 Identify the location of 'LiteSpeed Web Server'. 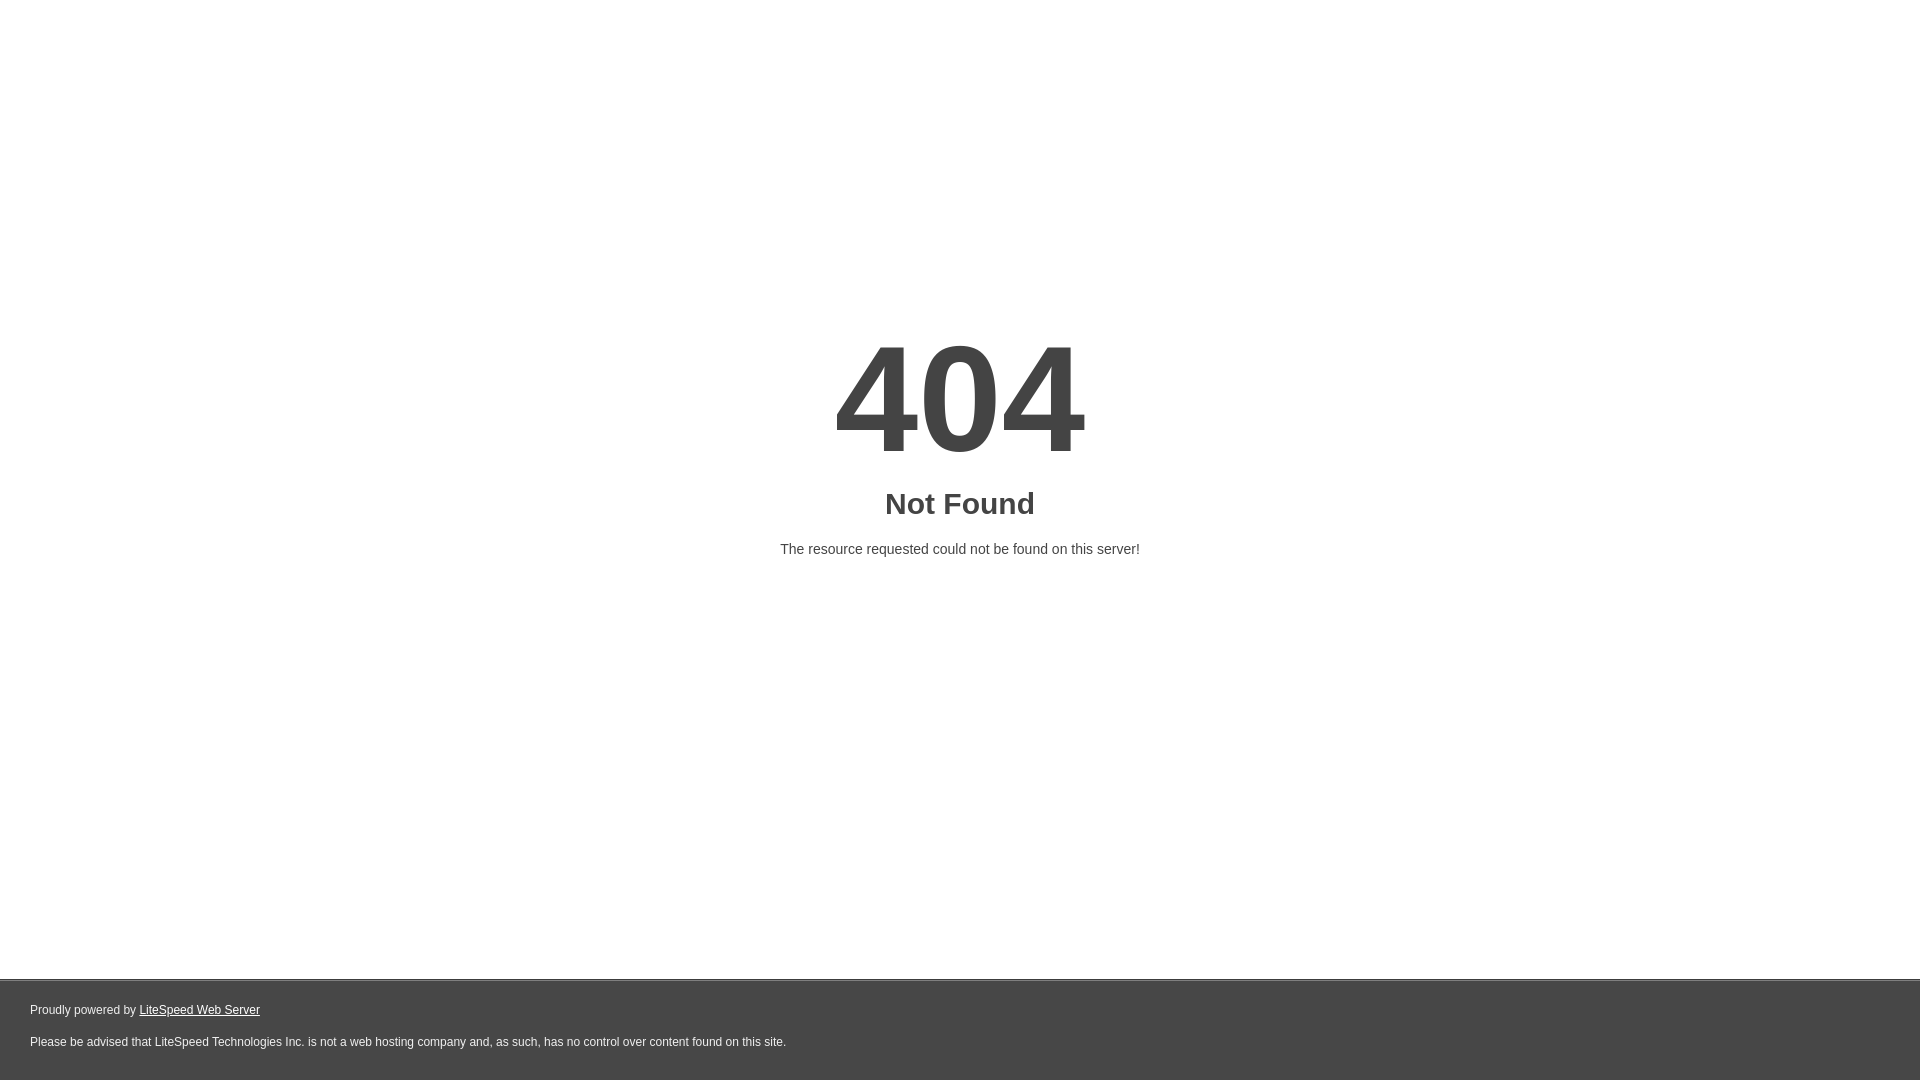
(199, 1010).